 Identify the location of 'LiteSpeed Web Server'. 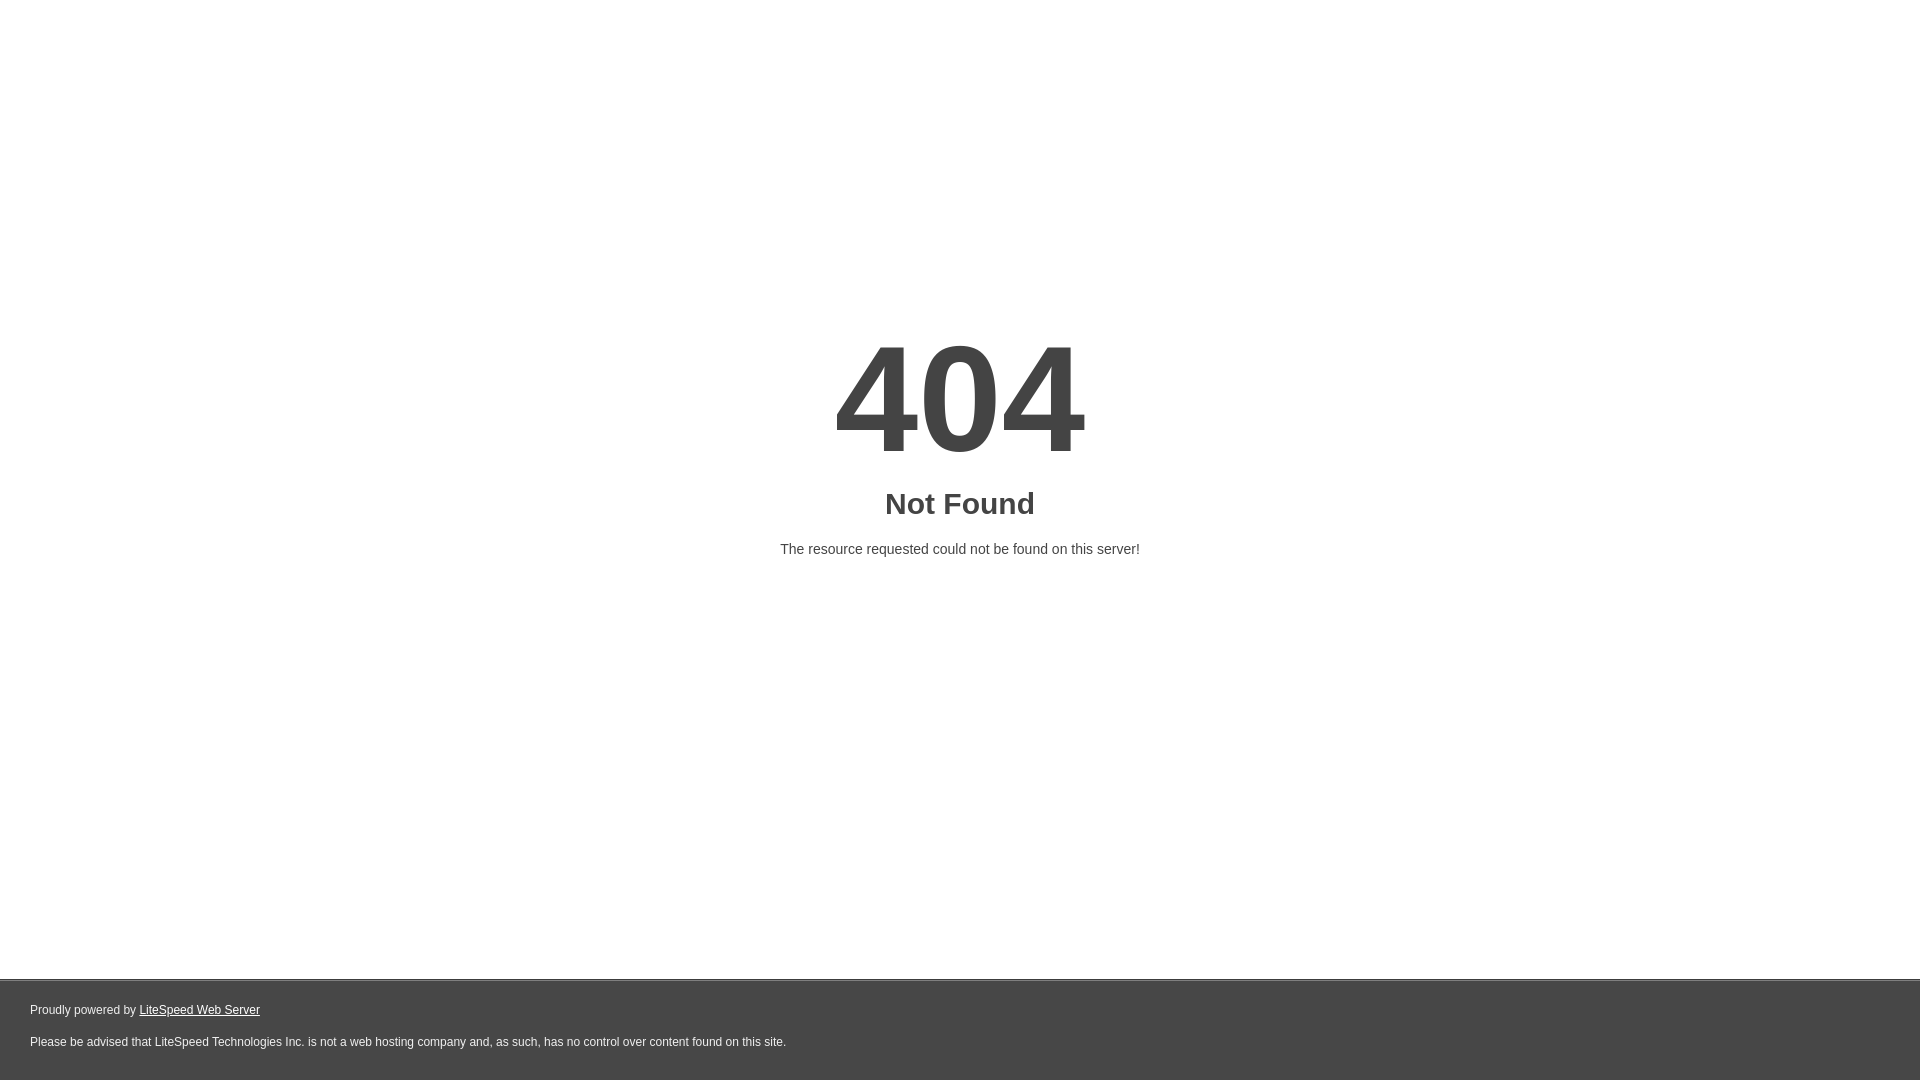
(199, 1010).